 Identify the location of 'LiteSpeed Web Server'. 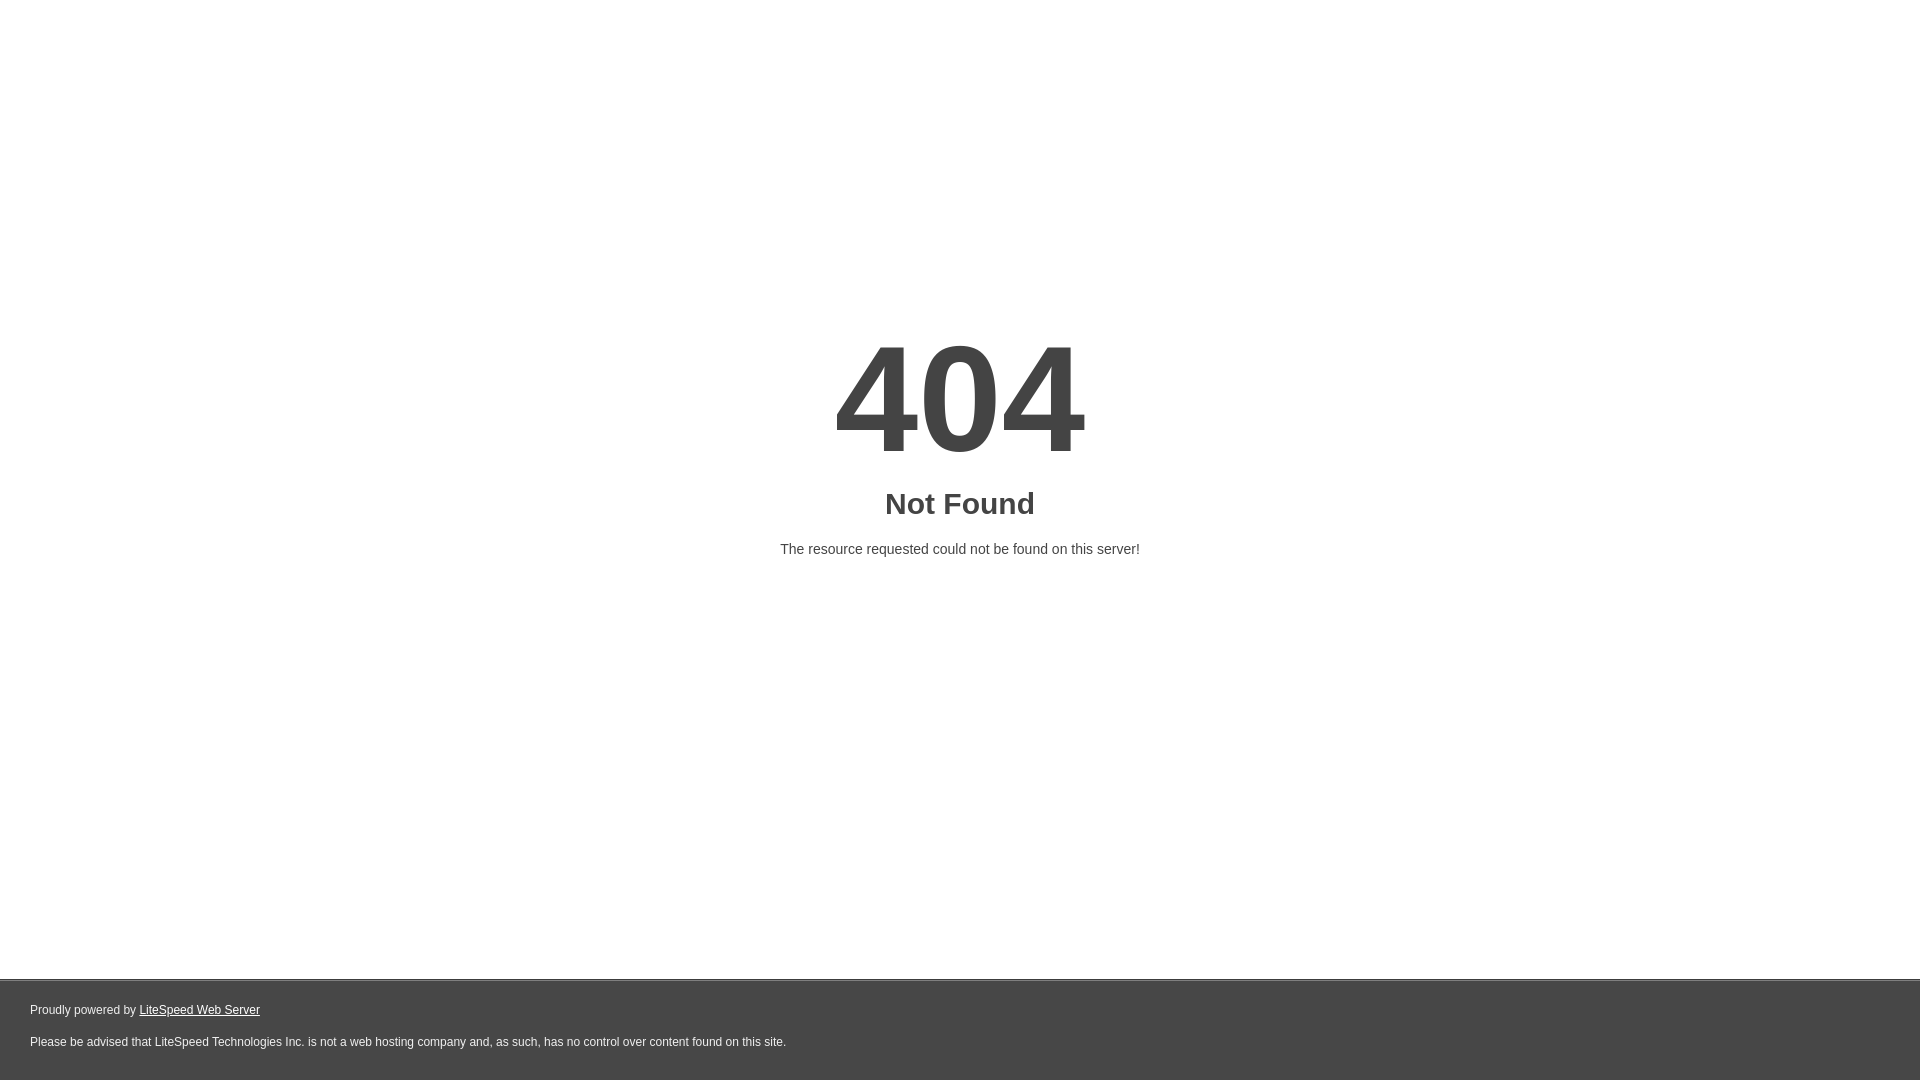
(199, 1010).